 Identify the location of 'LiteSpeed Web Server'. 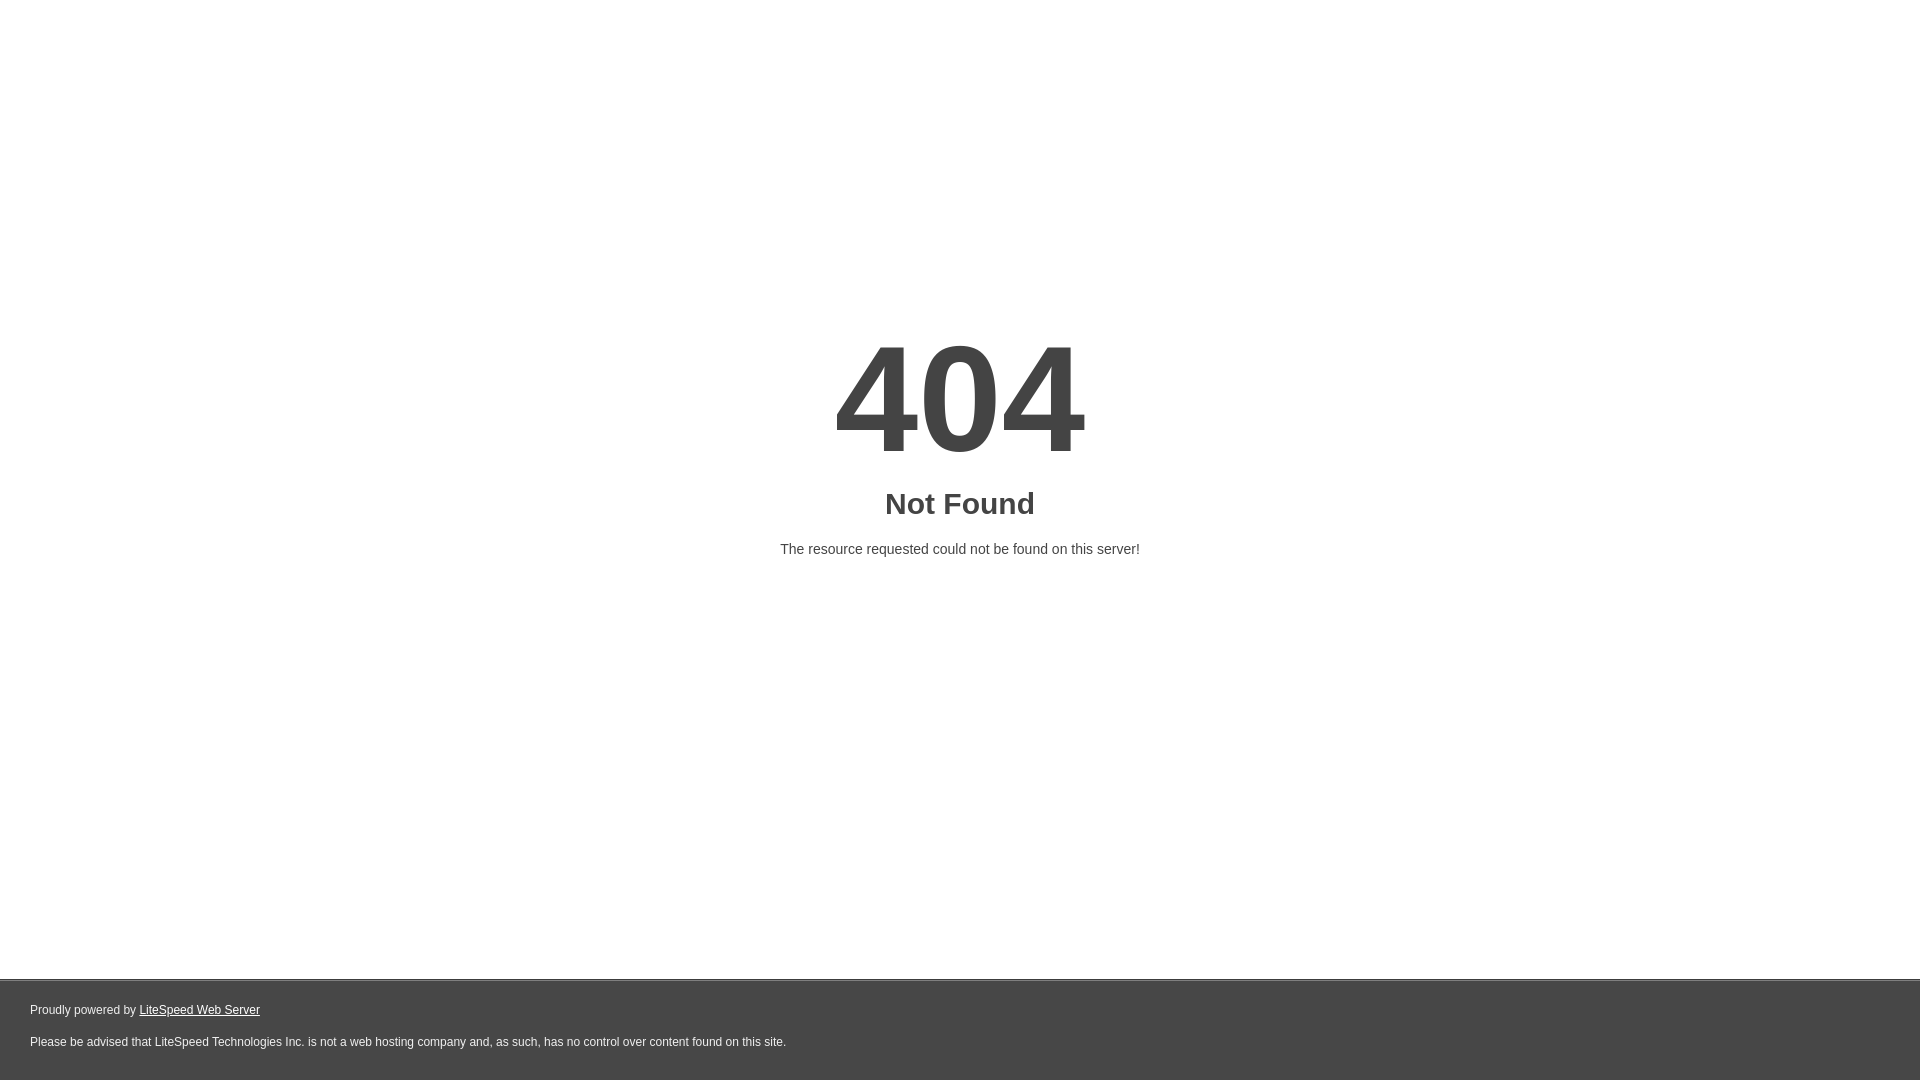
(199, 1010).